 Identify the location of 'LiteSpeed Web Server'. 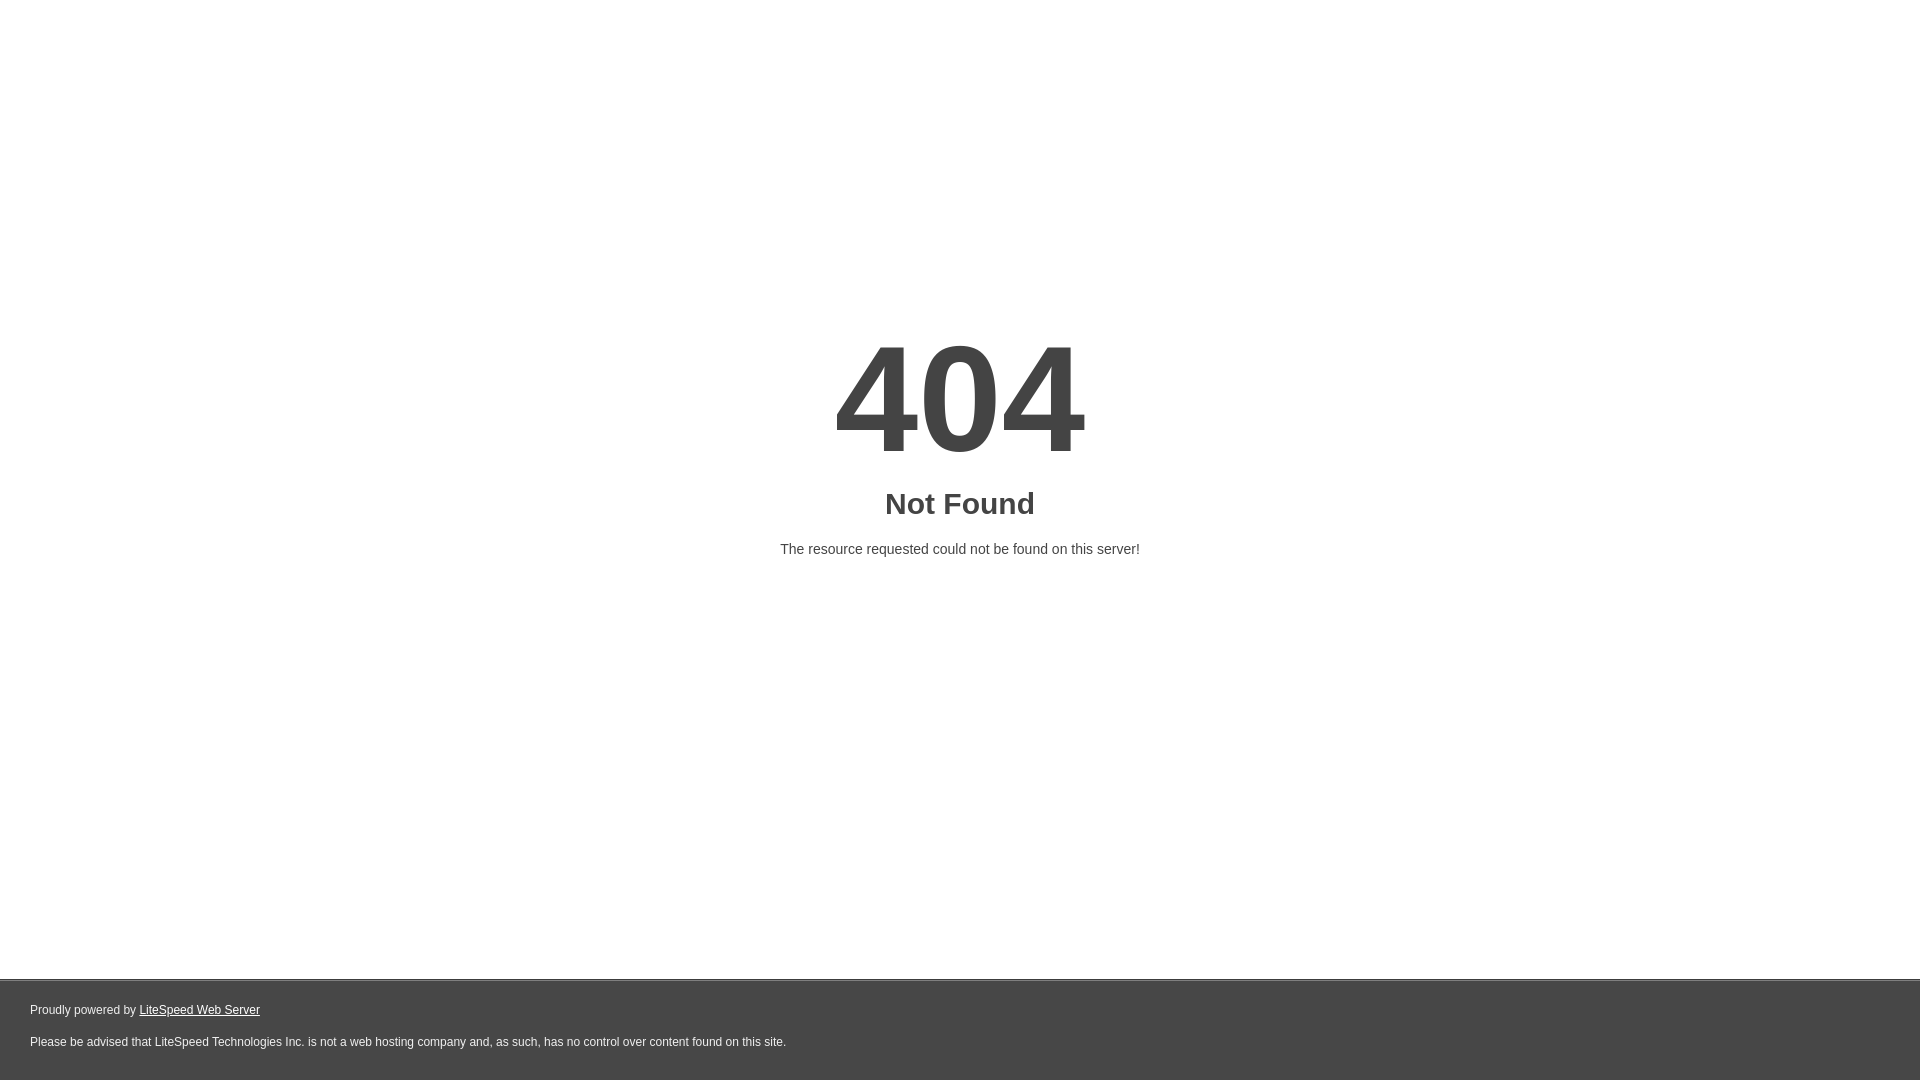
(199, 1010).